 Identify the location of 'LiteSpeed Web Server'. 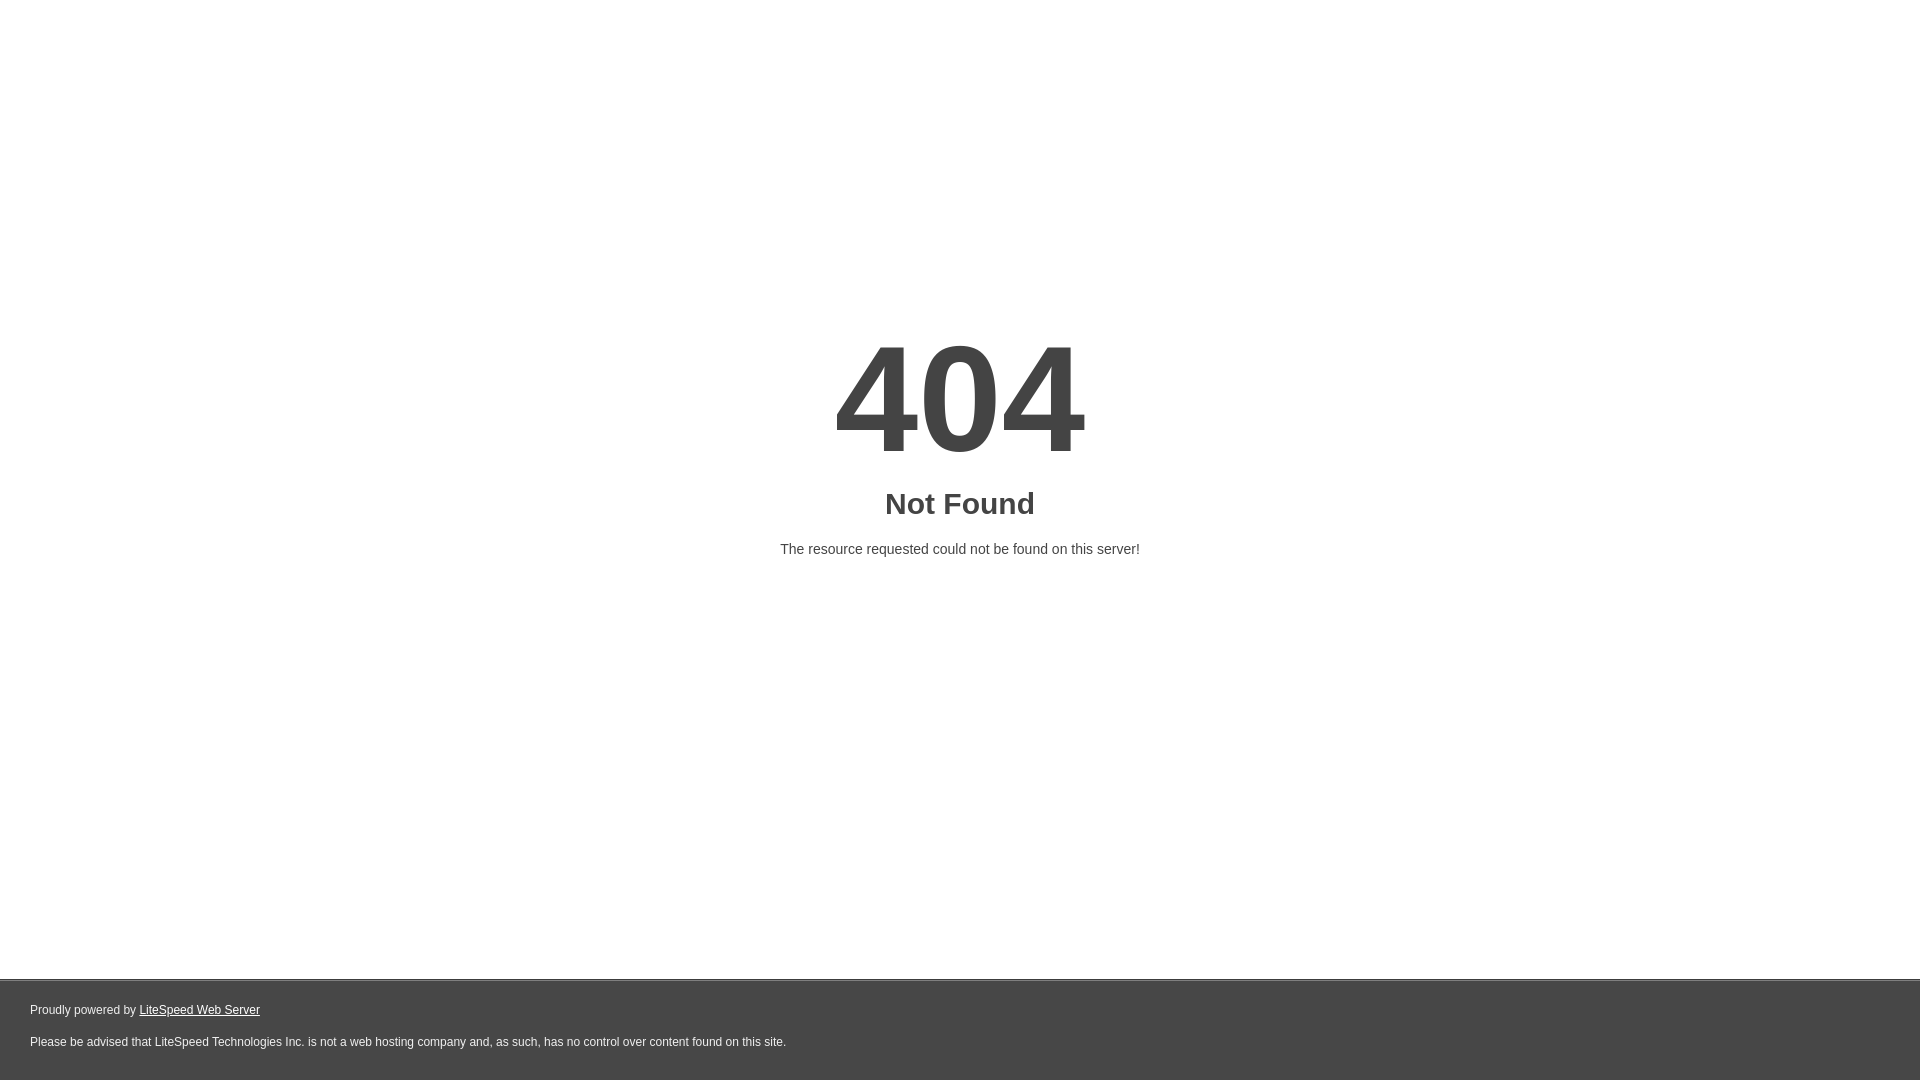
(199, 1010).